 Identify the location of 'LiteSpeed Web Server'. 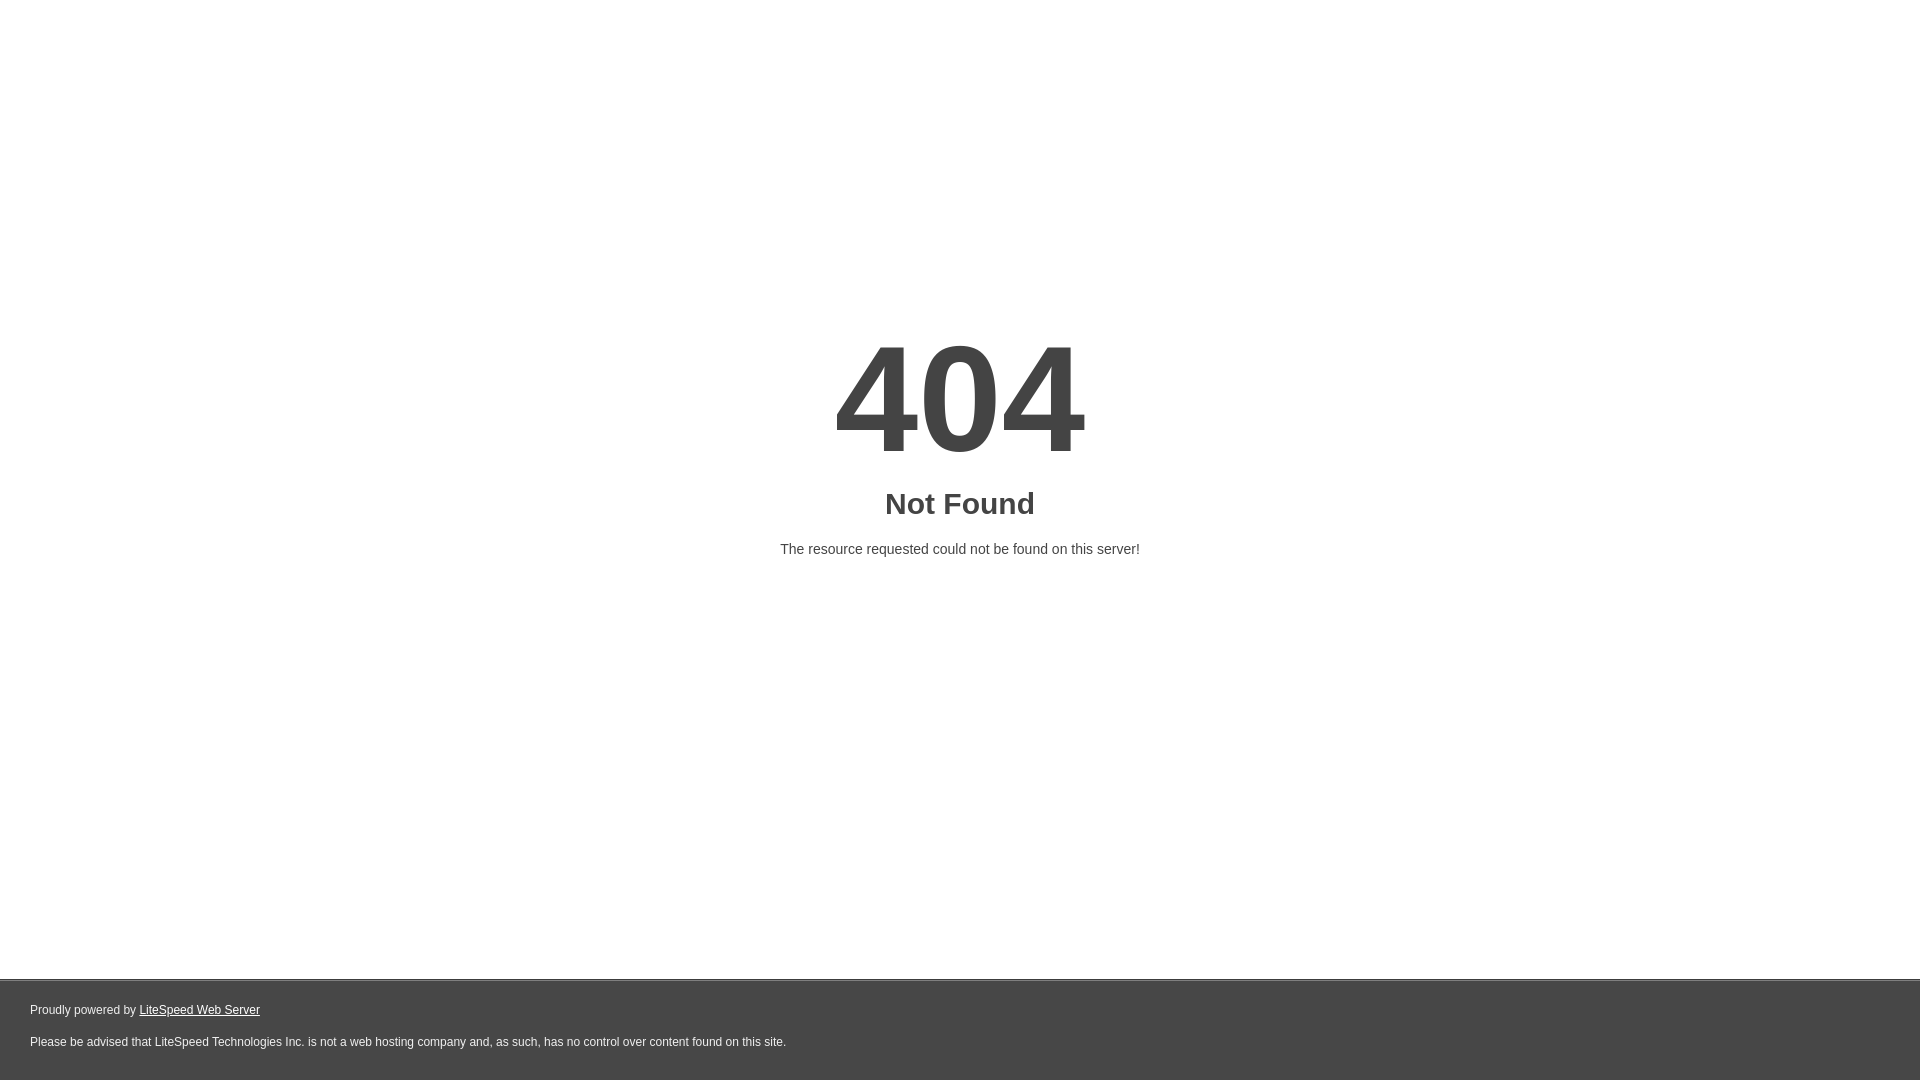
(199, 1010).